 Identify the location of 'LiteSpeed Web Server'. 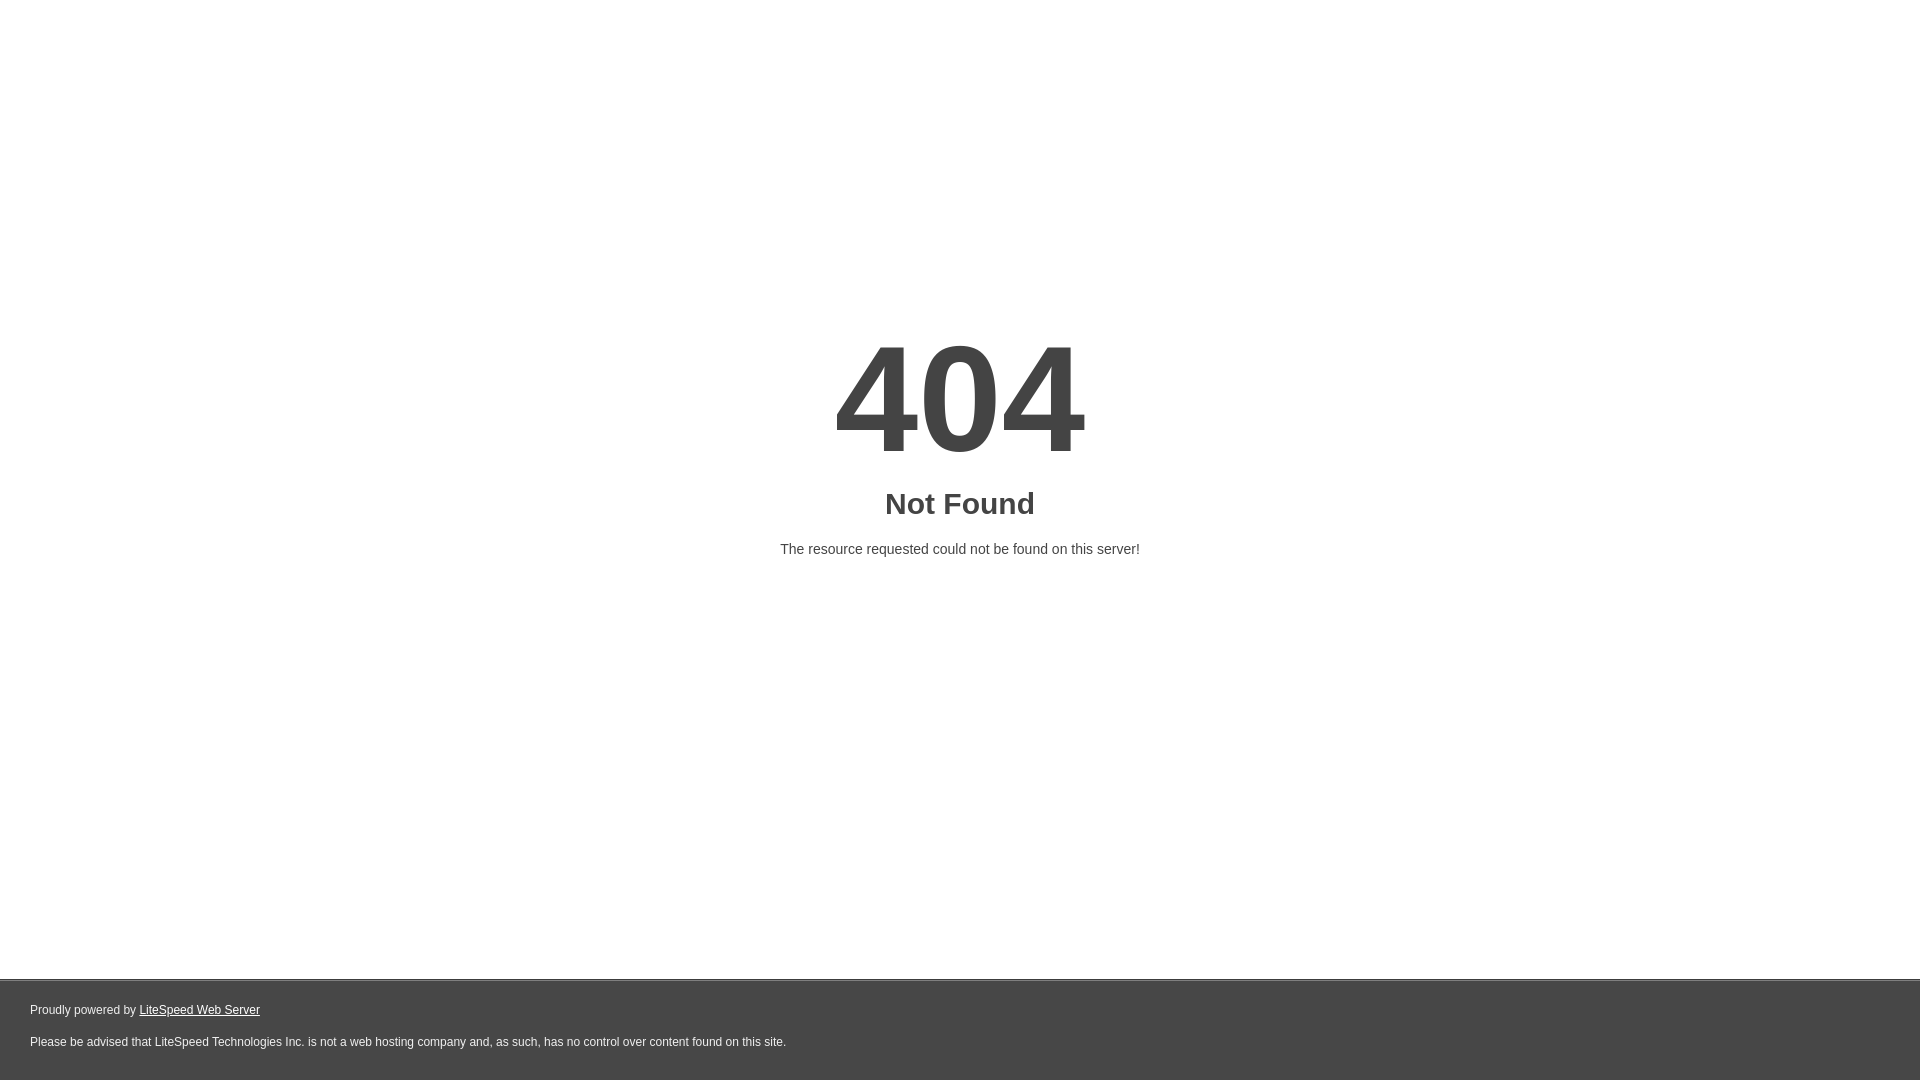
(199, 1010).